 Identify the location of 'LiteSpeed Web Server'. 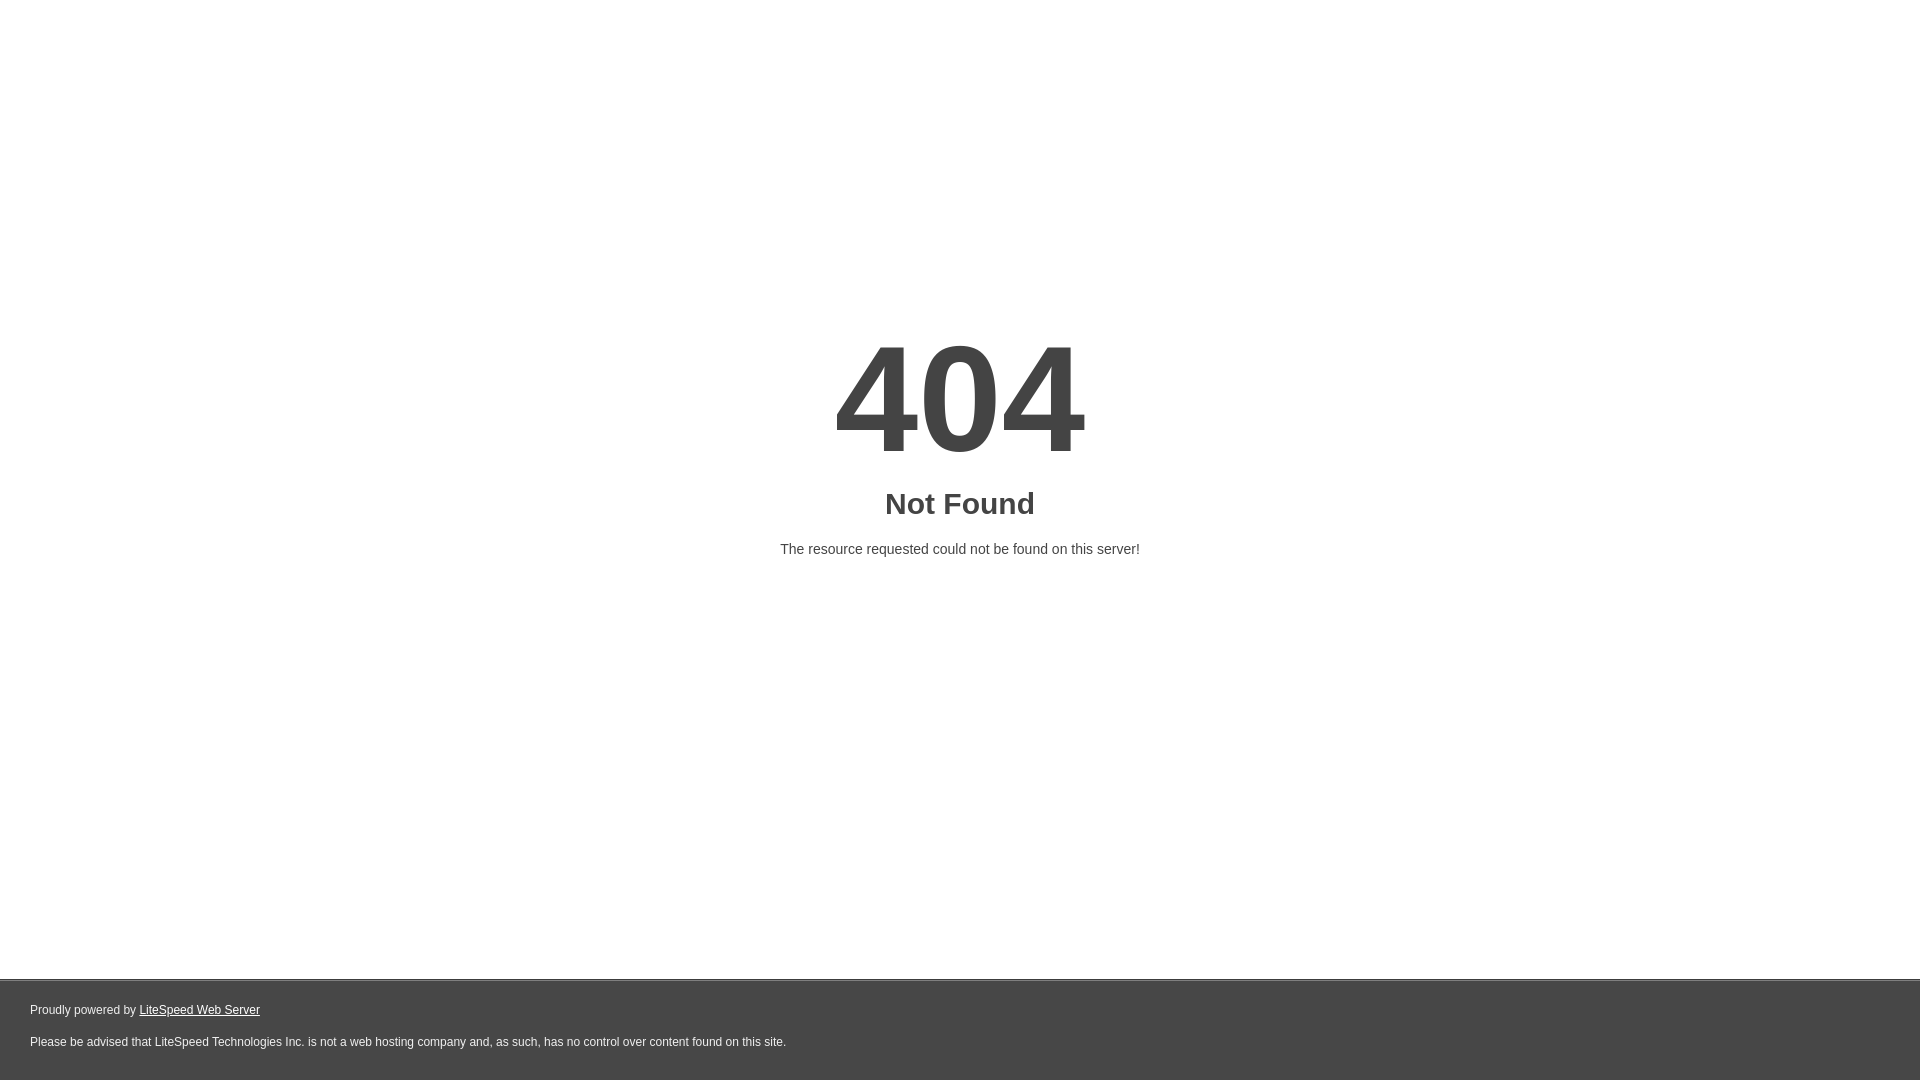
(199, 1010).